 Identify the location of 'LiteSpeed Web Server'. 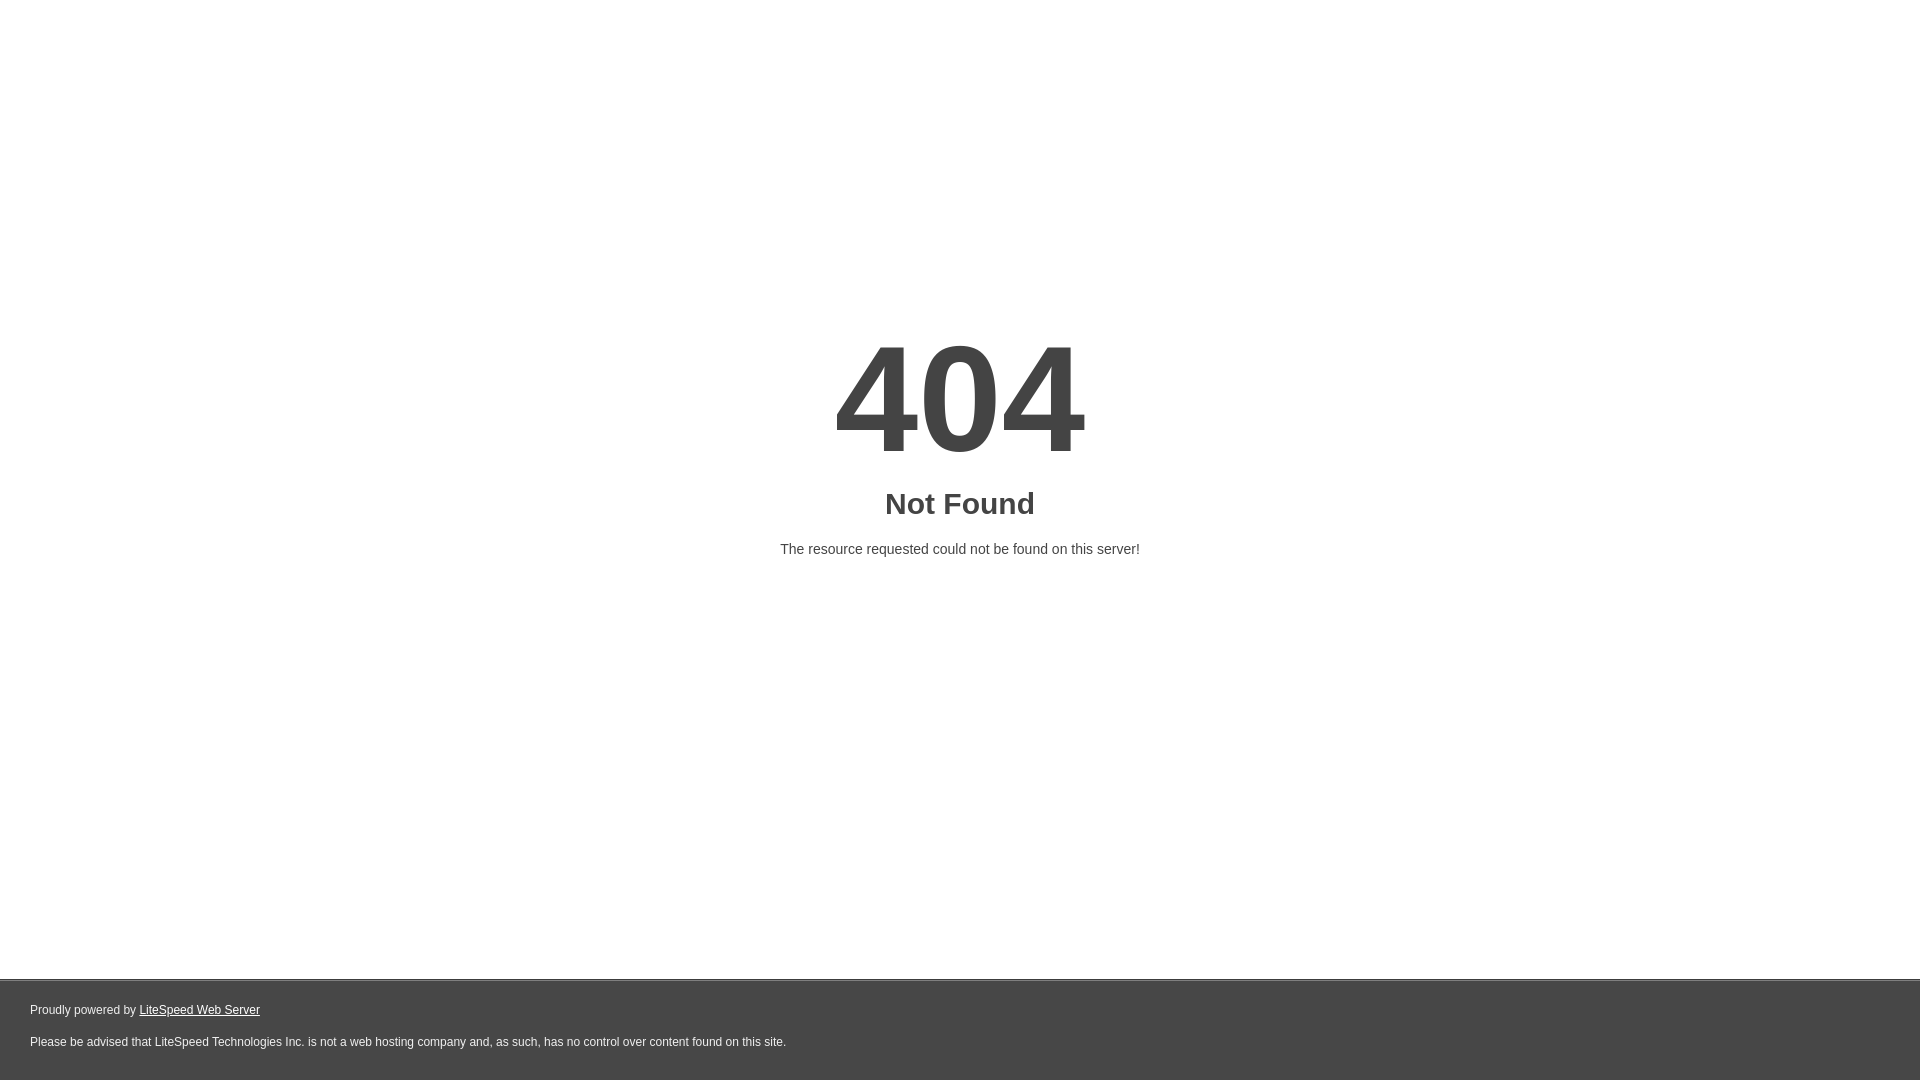
(199, 1010).